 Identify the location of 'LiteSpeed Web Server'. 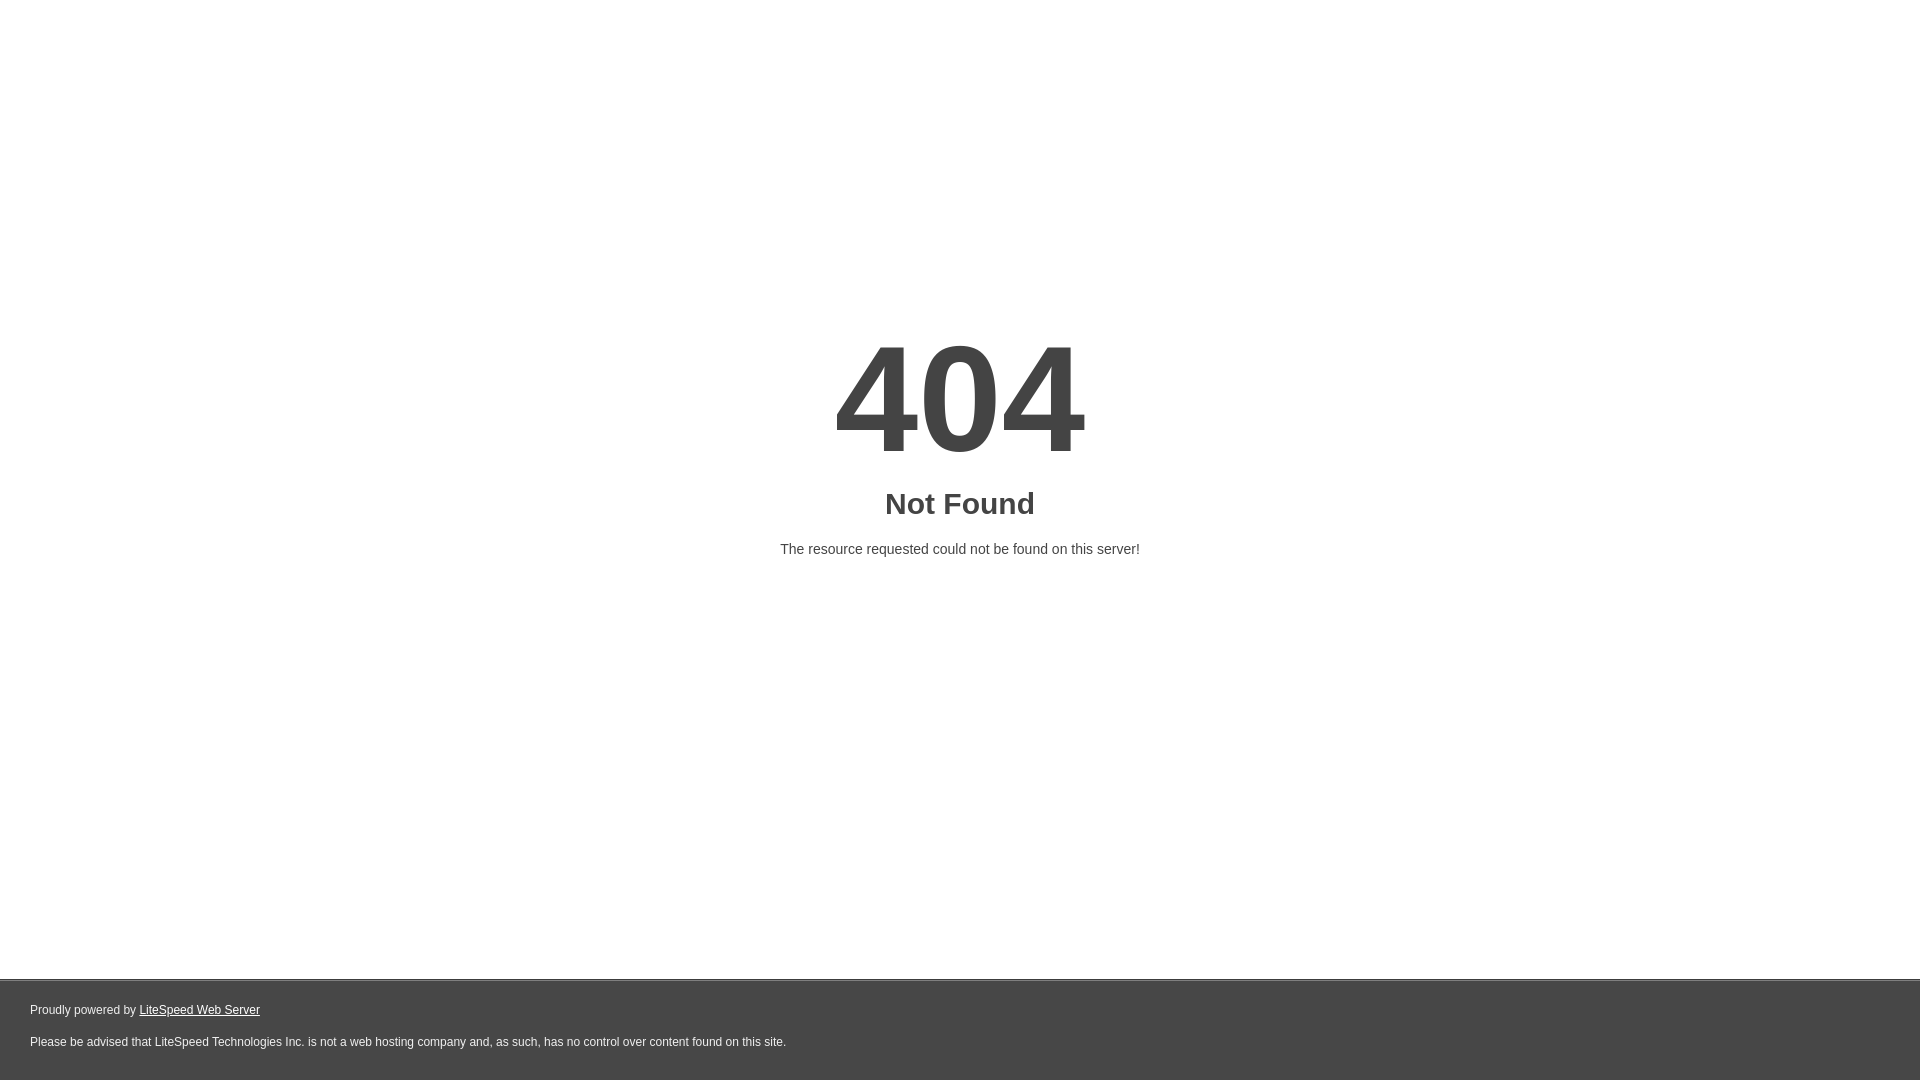
(199, 1010).